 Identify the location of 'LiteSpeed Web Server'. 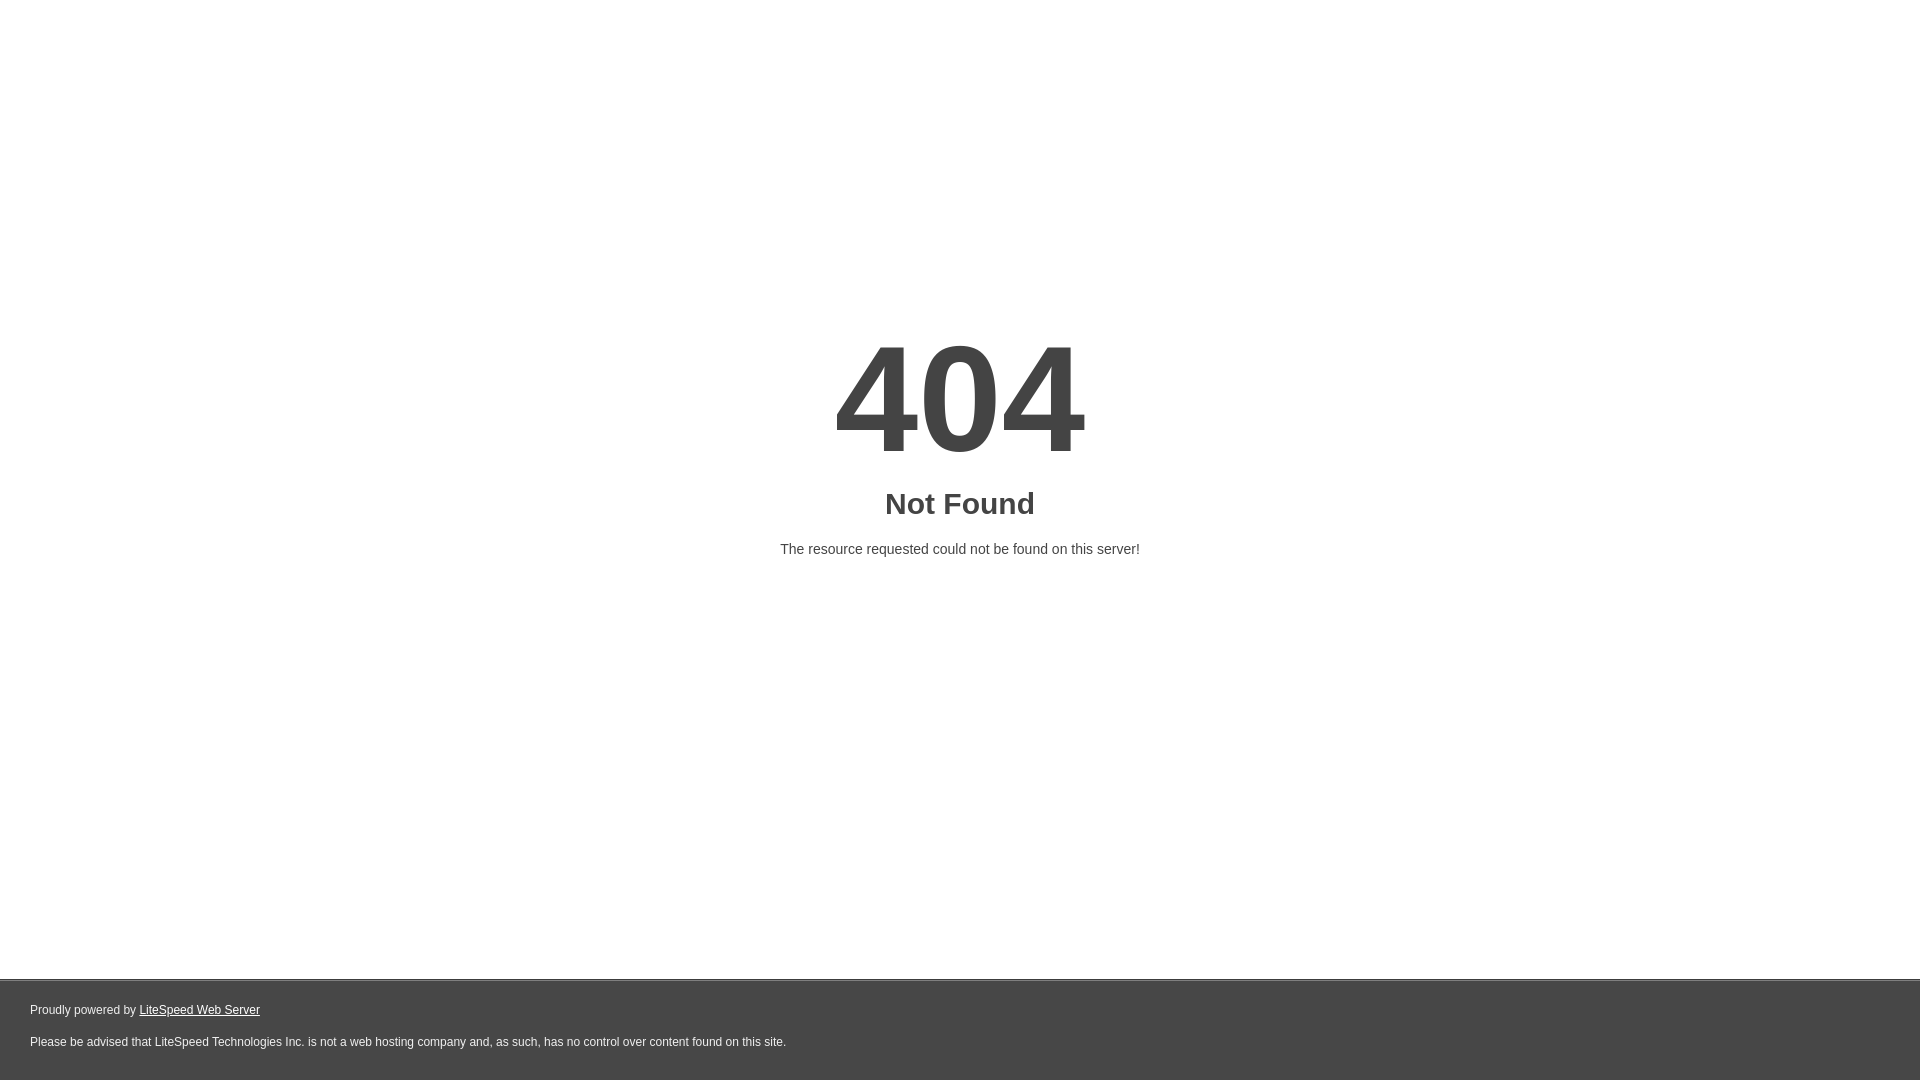
(199, 1010).